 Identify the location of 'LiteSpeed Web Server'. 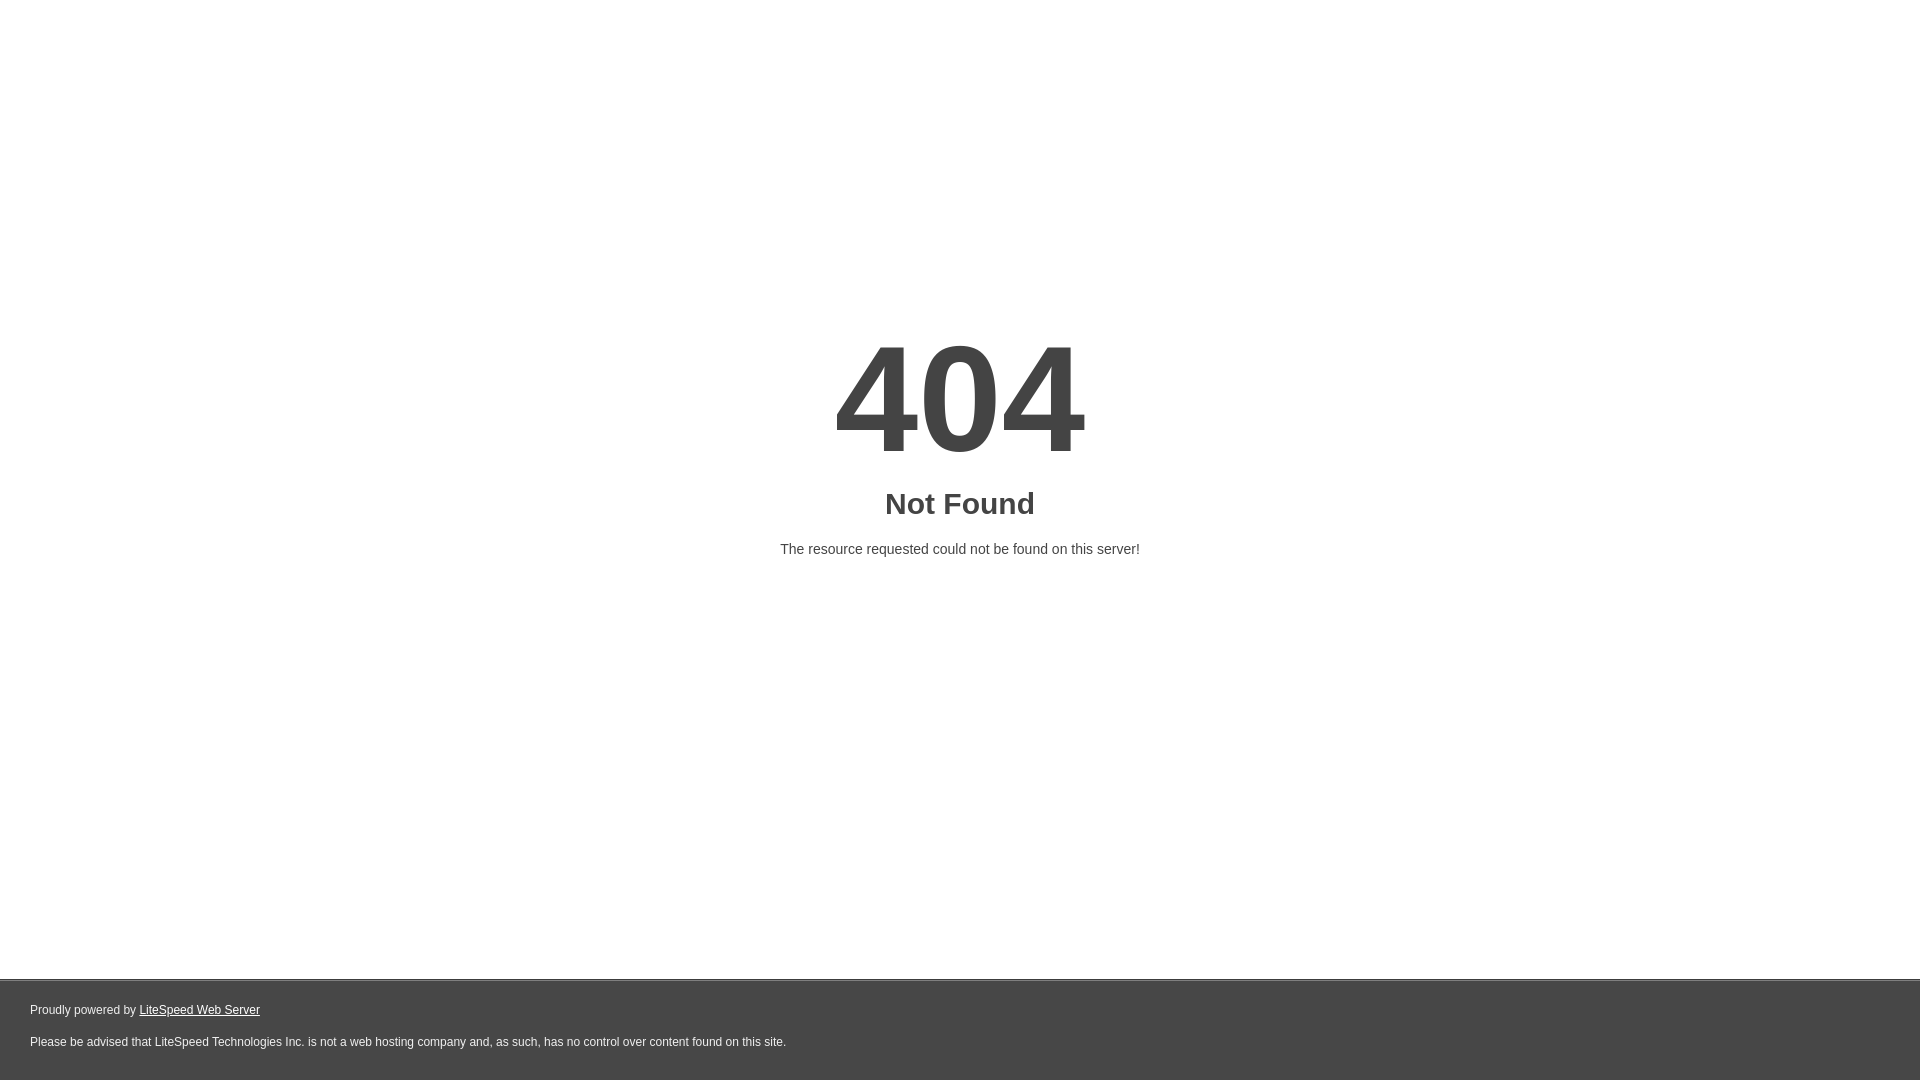
(199, 1010).